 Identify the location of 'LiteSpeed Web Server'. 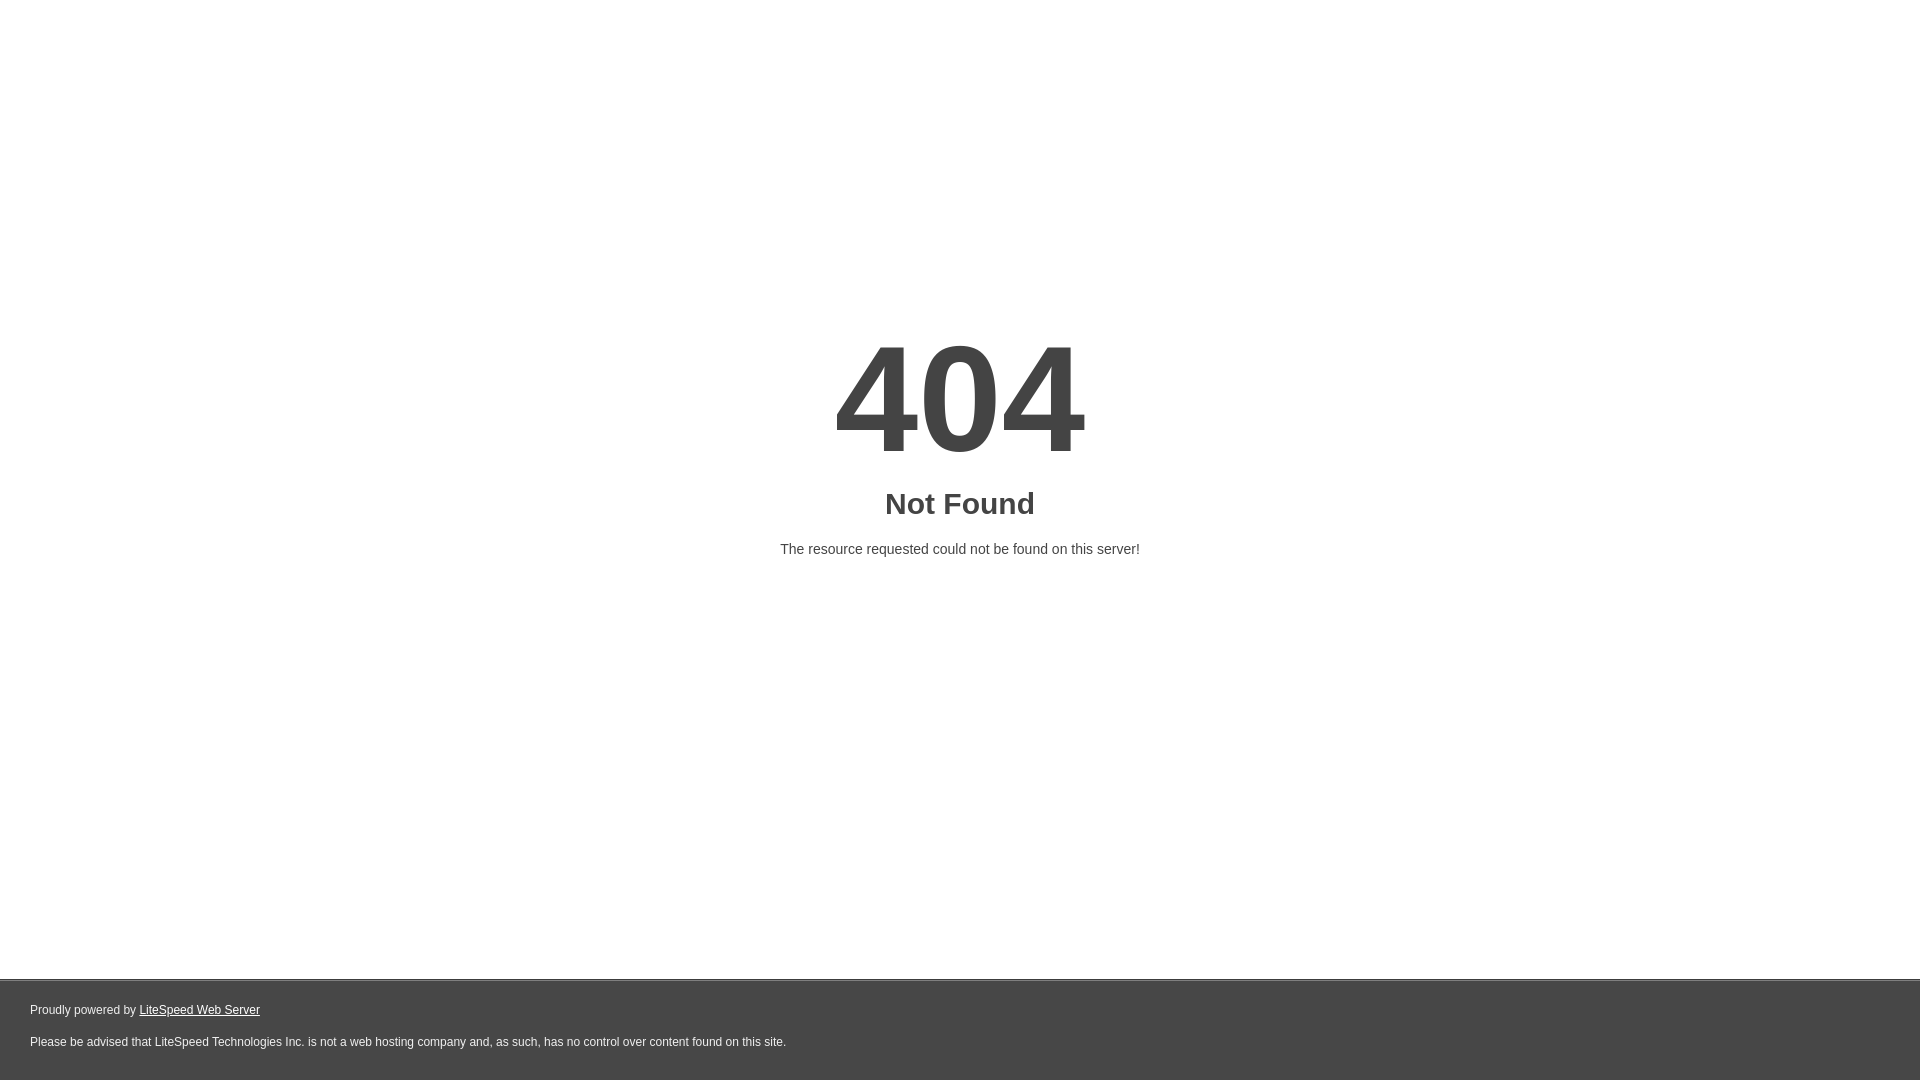
(199, 1010).